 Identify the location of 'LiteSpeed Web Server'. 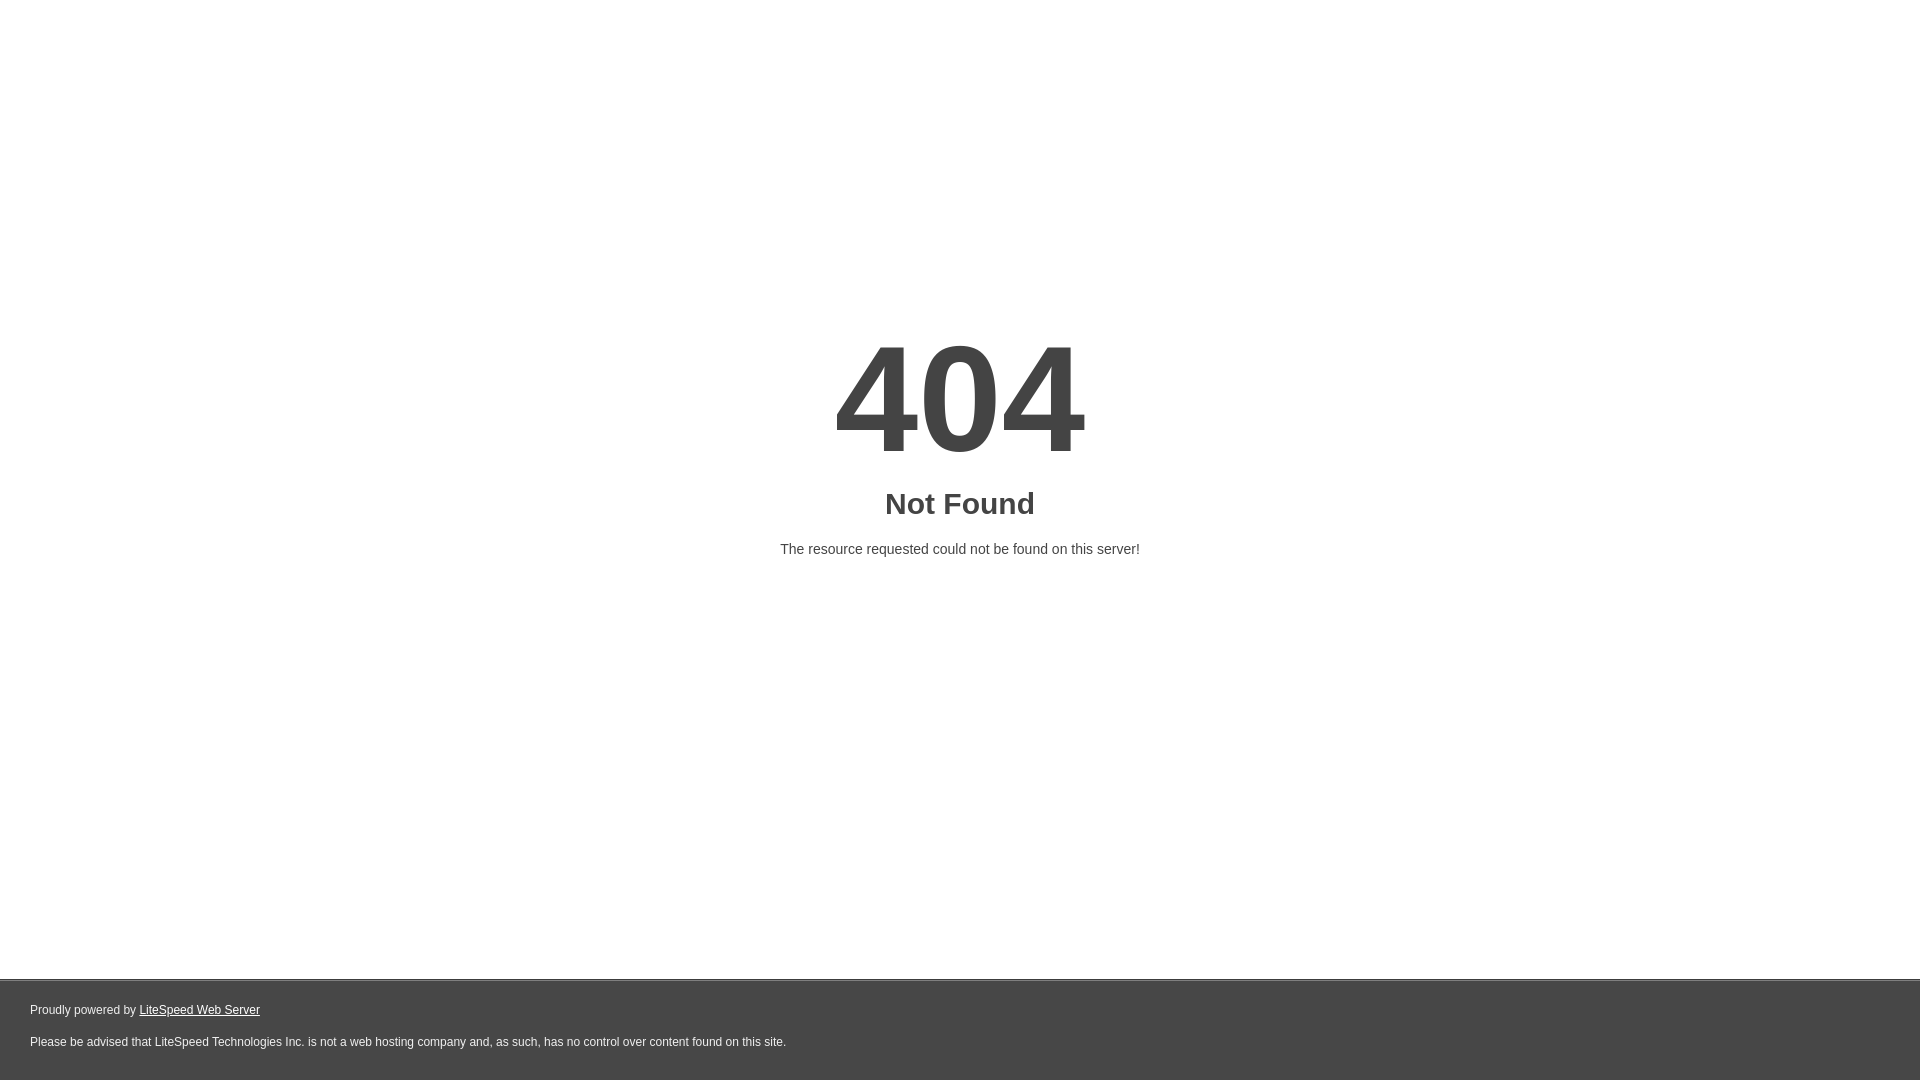
(199, 1010).